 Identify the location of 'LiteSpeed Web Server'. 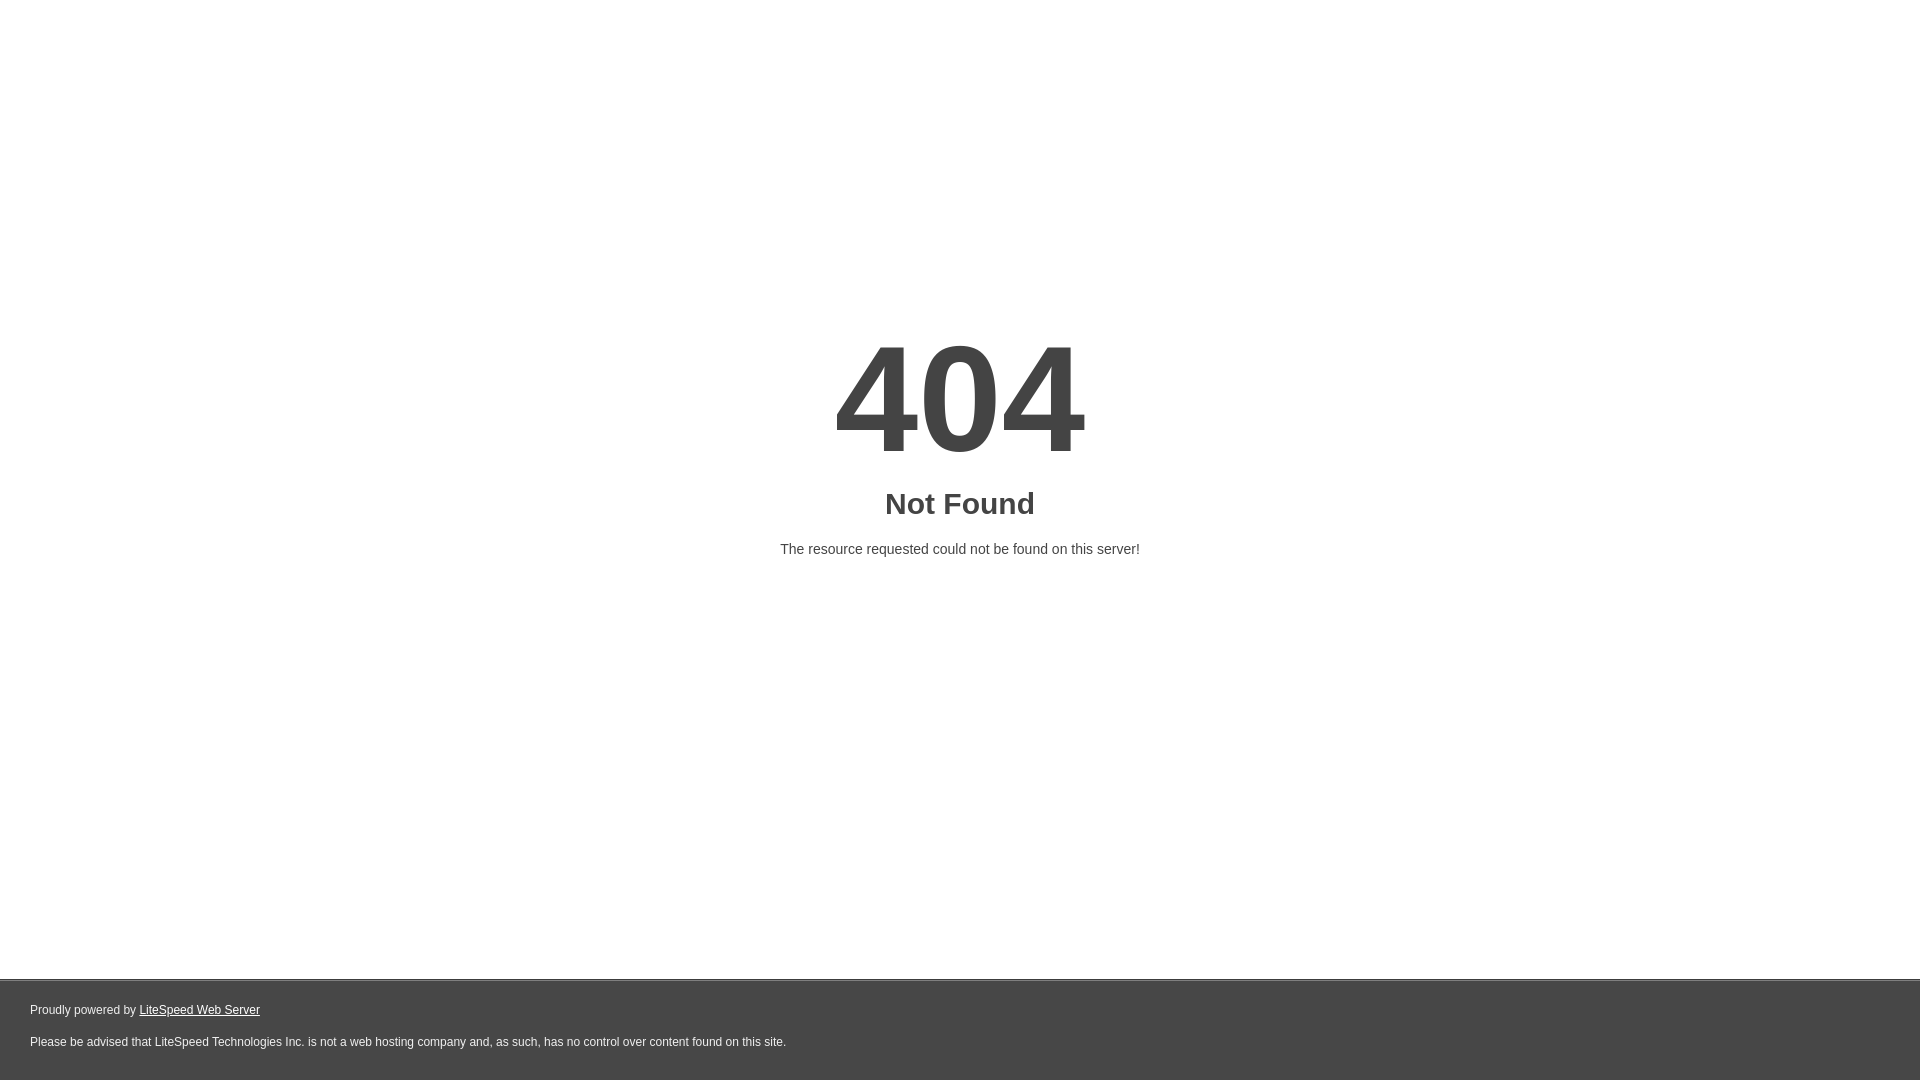
(199, 1010).